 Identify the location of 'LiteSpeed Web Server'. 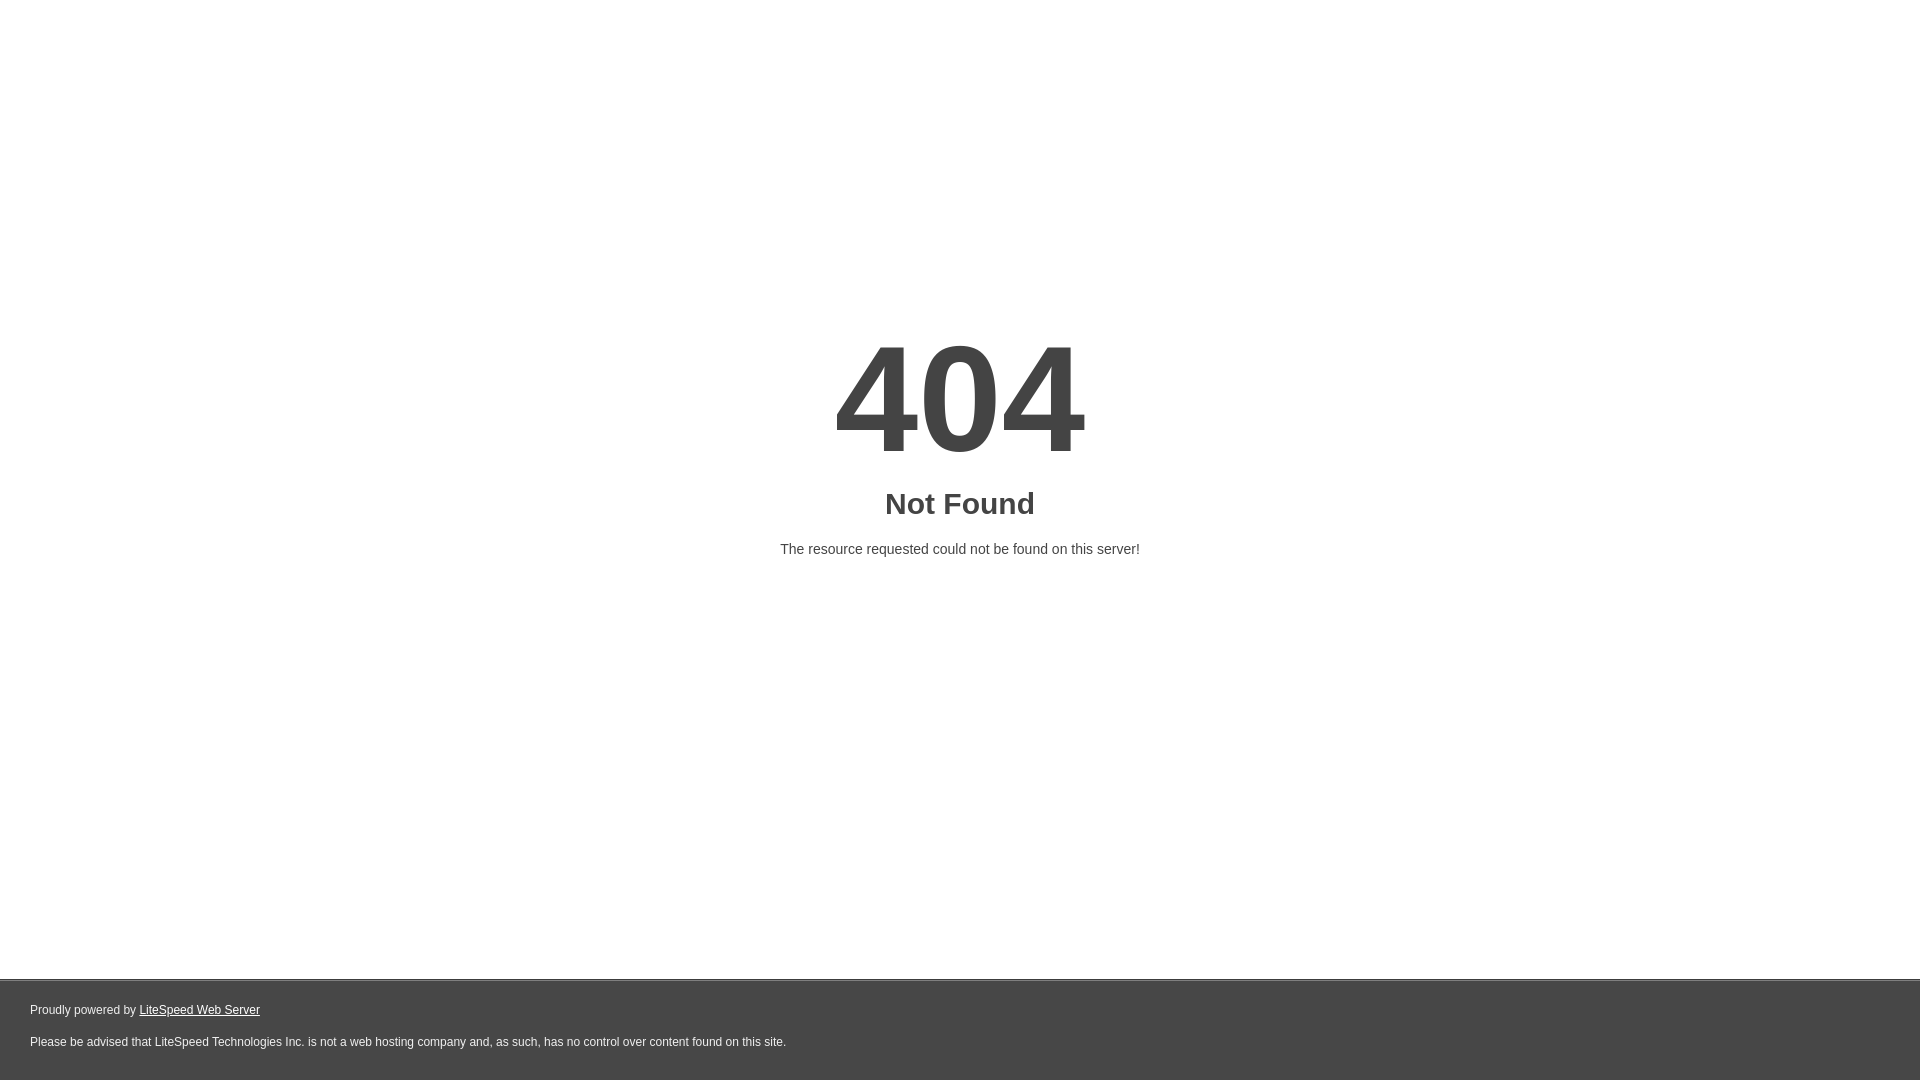
(199, 1010).